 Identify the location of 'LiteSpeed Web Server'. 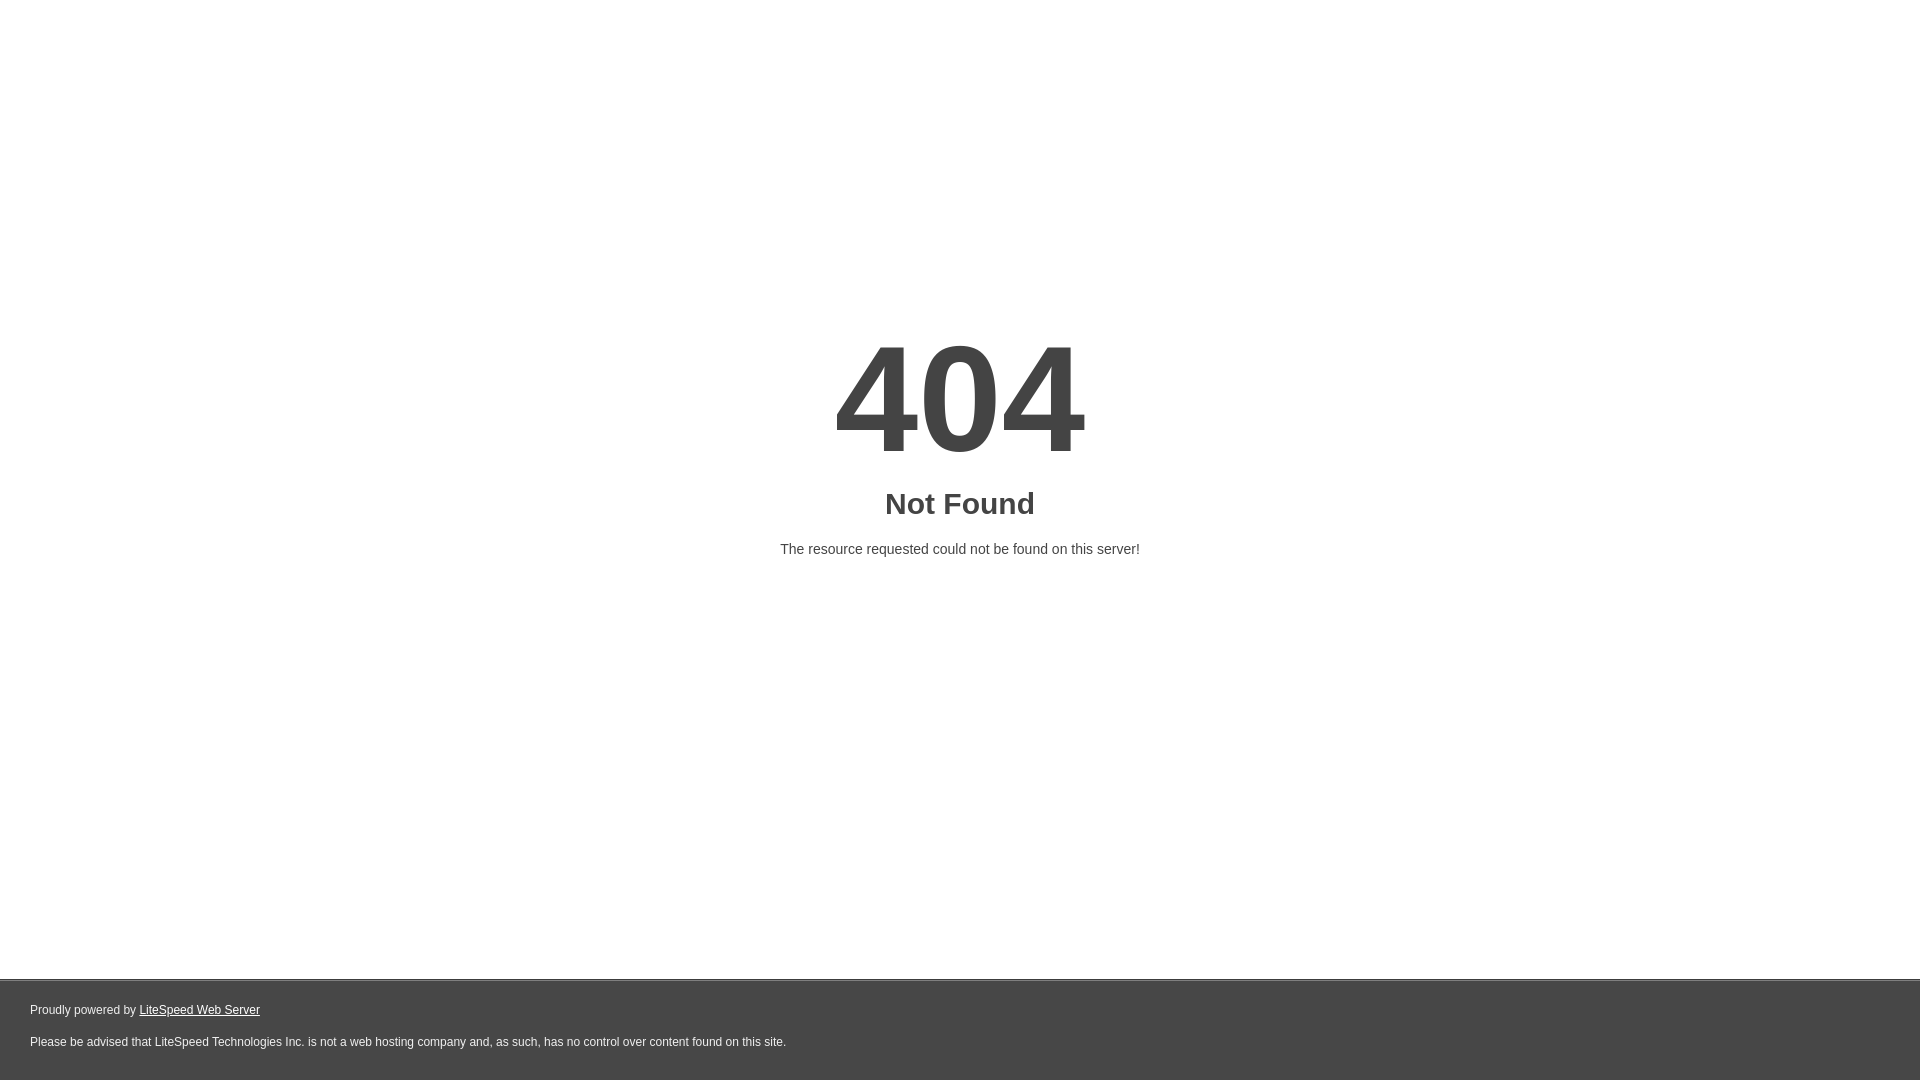
(199, 1010).